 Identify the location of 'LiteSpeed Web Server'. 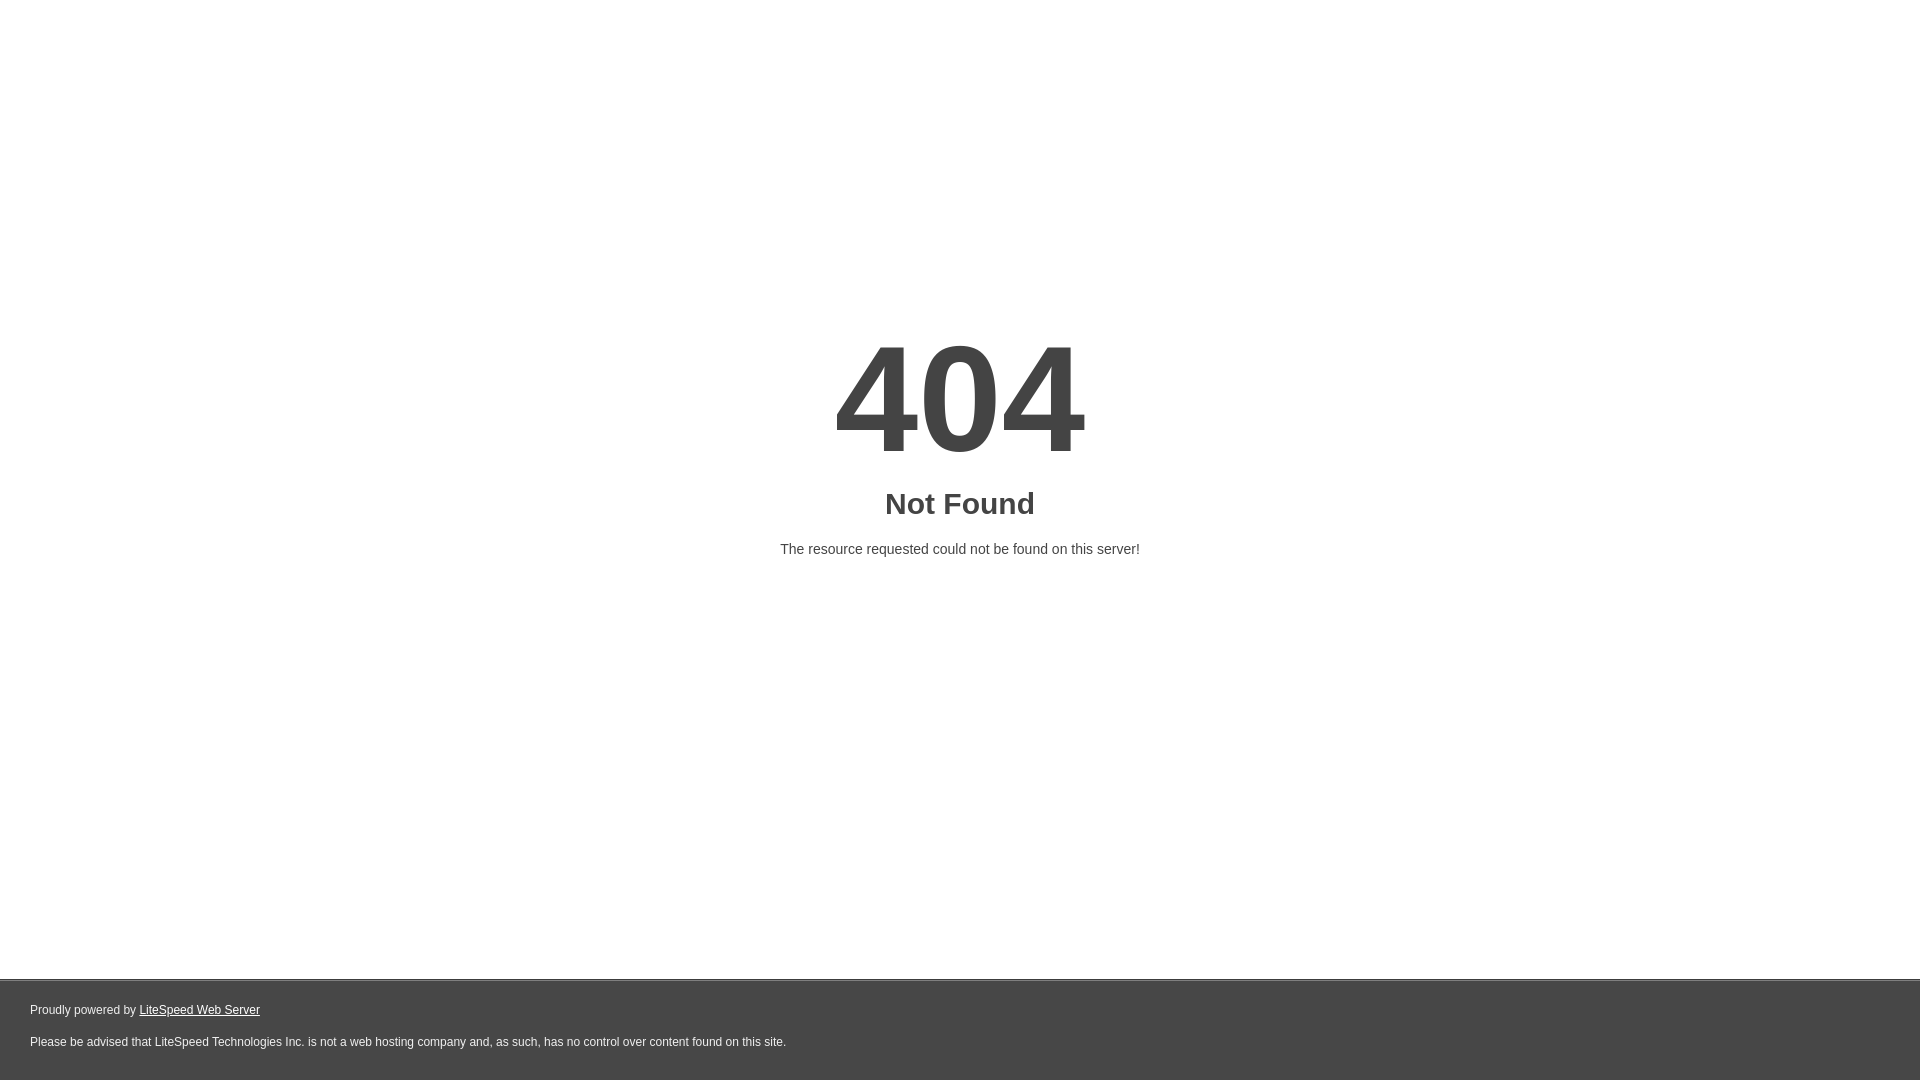
(199, 1010).